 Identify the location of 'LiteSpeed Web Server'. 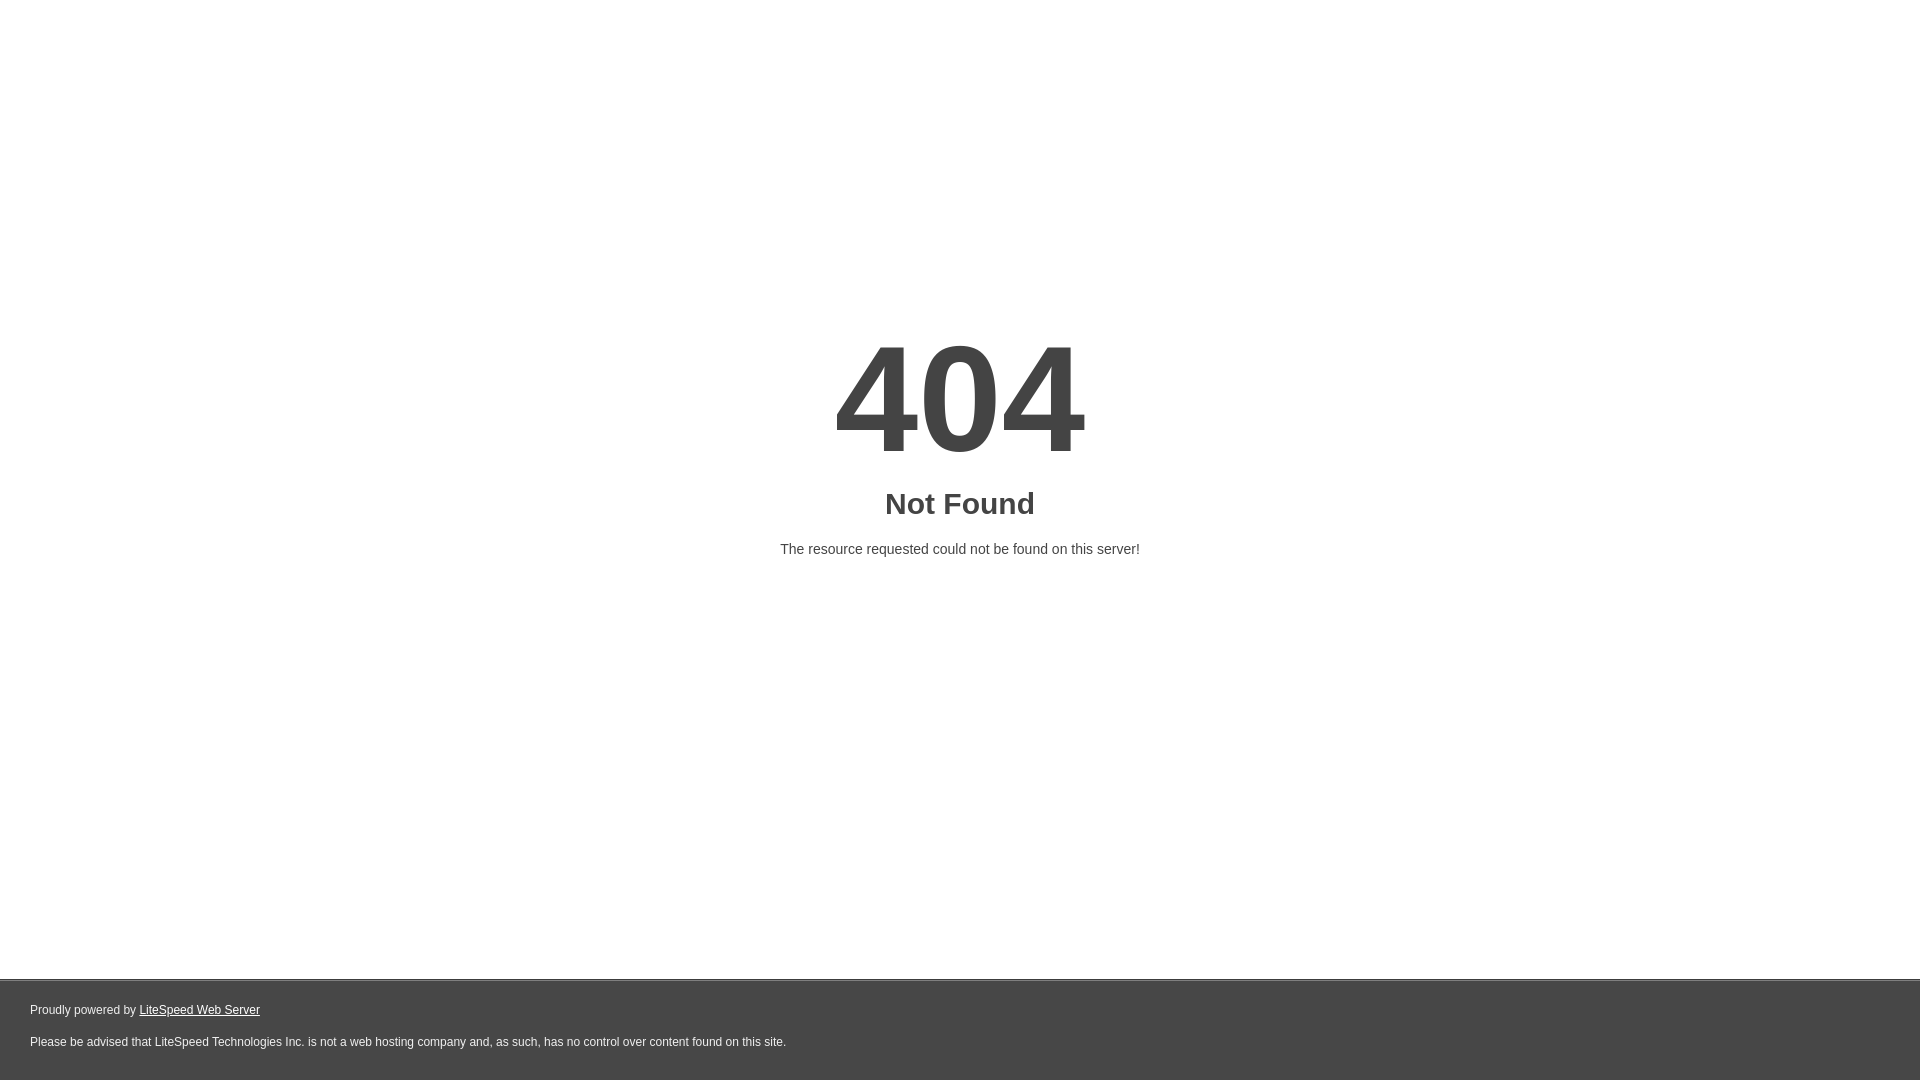
(199, 1010).